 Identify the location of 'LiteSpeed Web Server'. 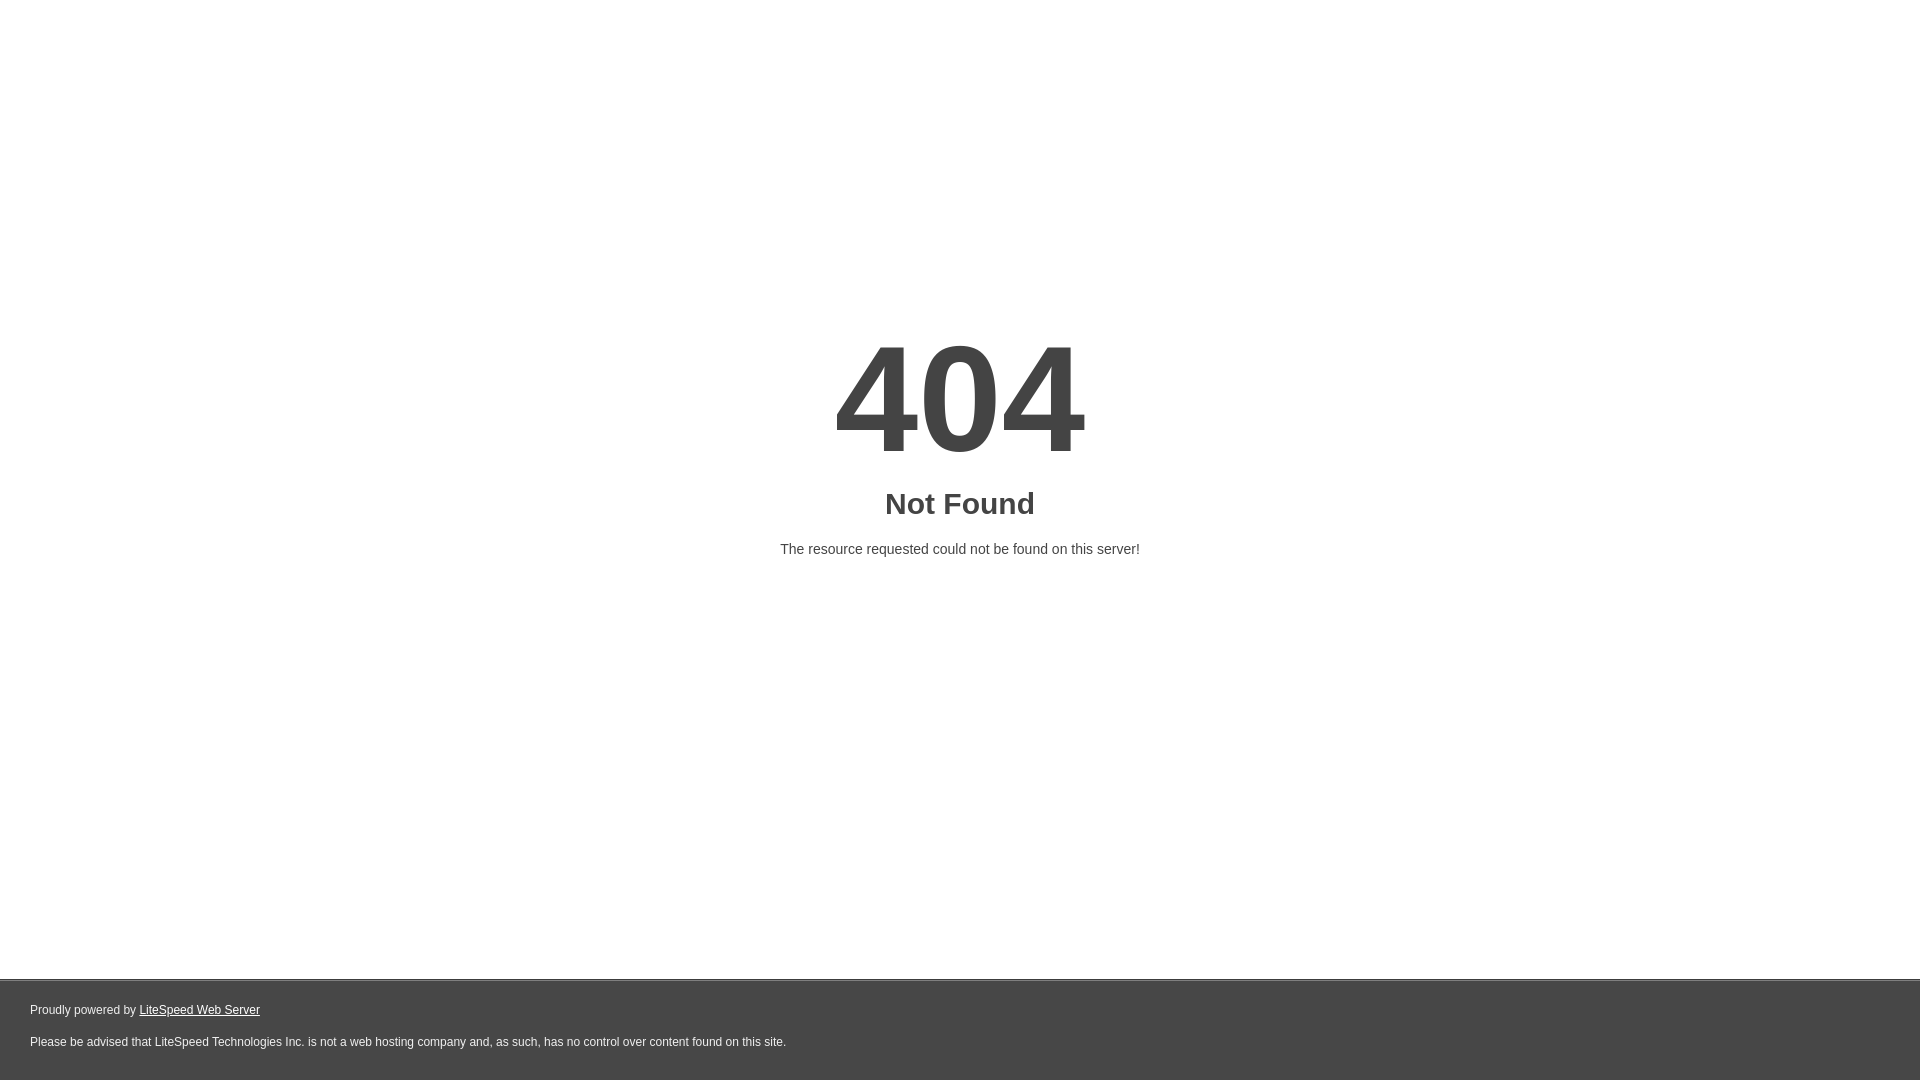
(199, 1010).